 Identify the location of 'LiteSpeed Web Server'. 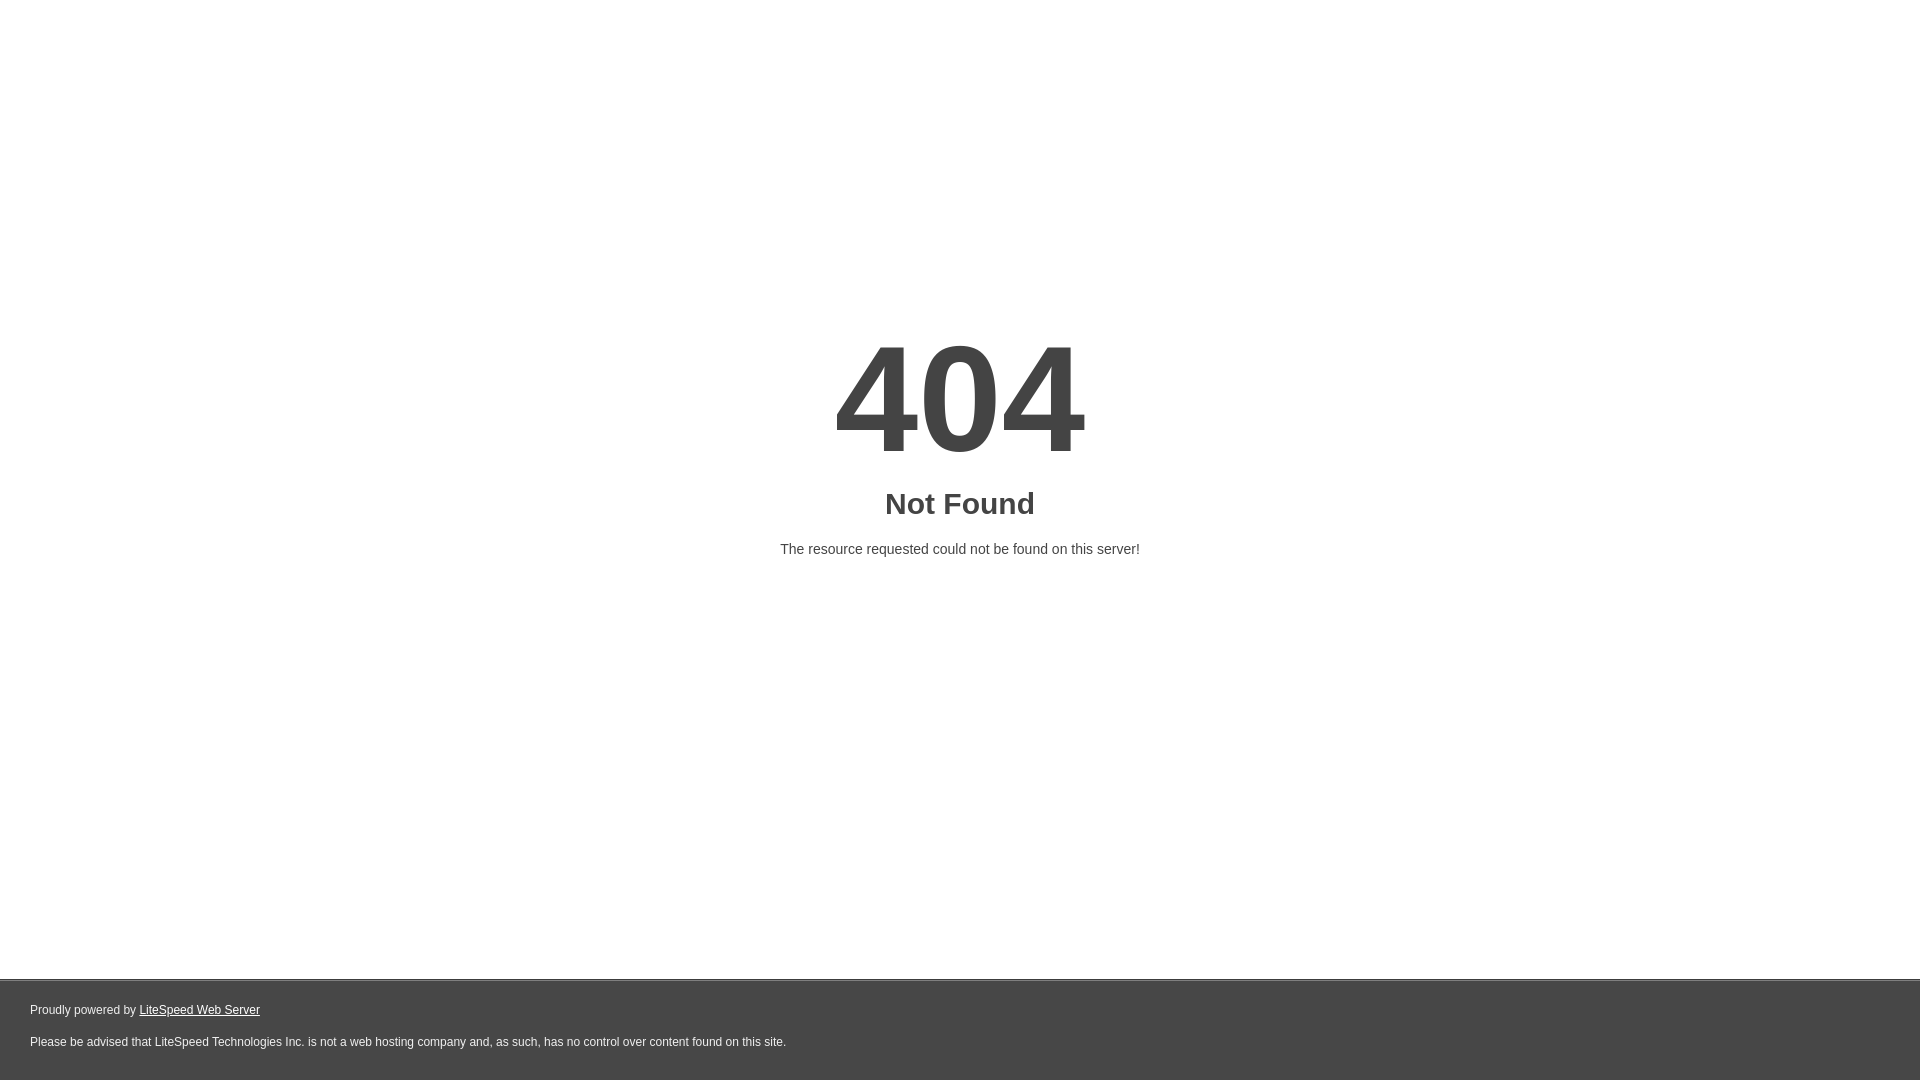
(199, 1010).